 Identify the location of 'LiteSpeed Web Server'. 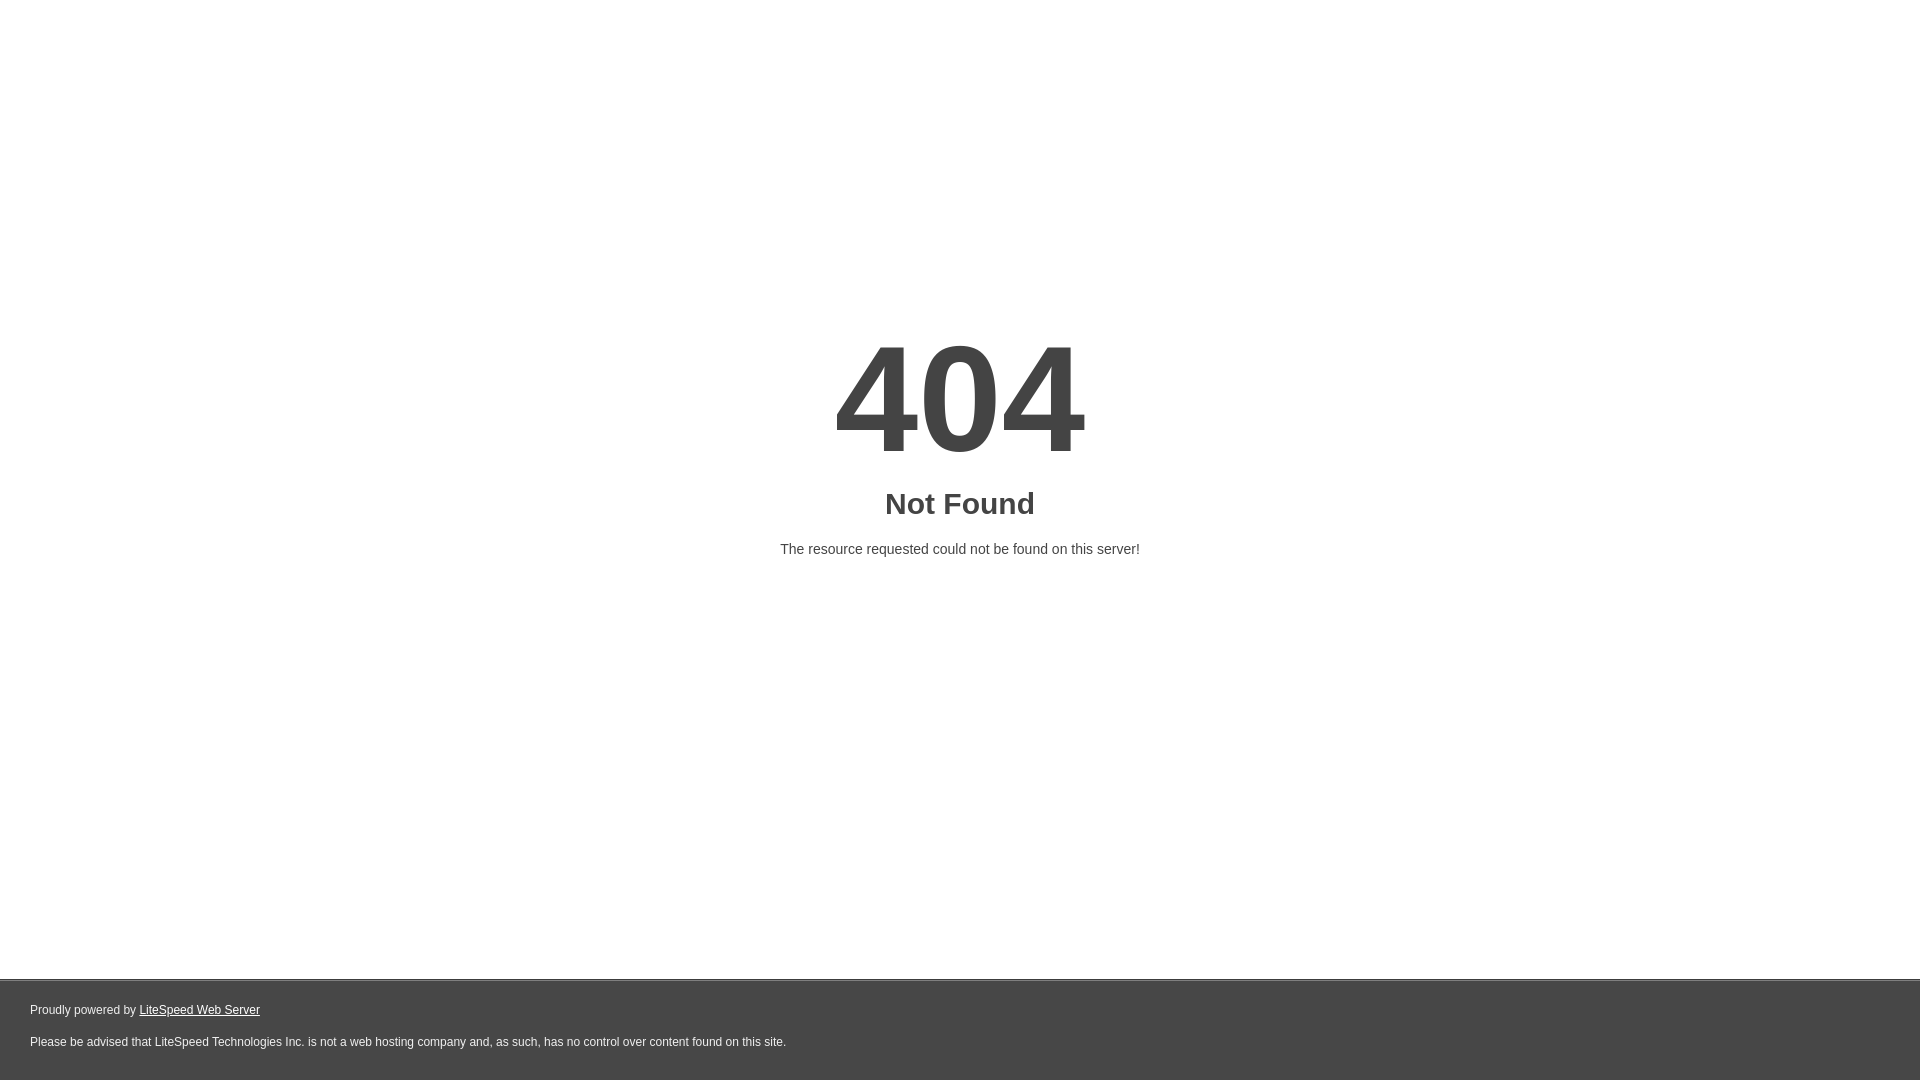
(199, 1010).